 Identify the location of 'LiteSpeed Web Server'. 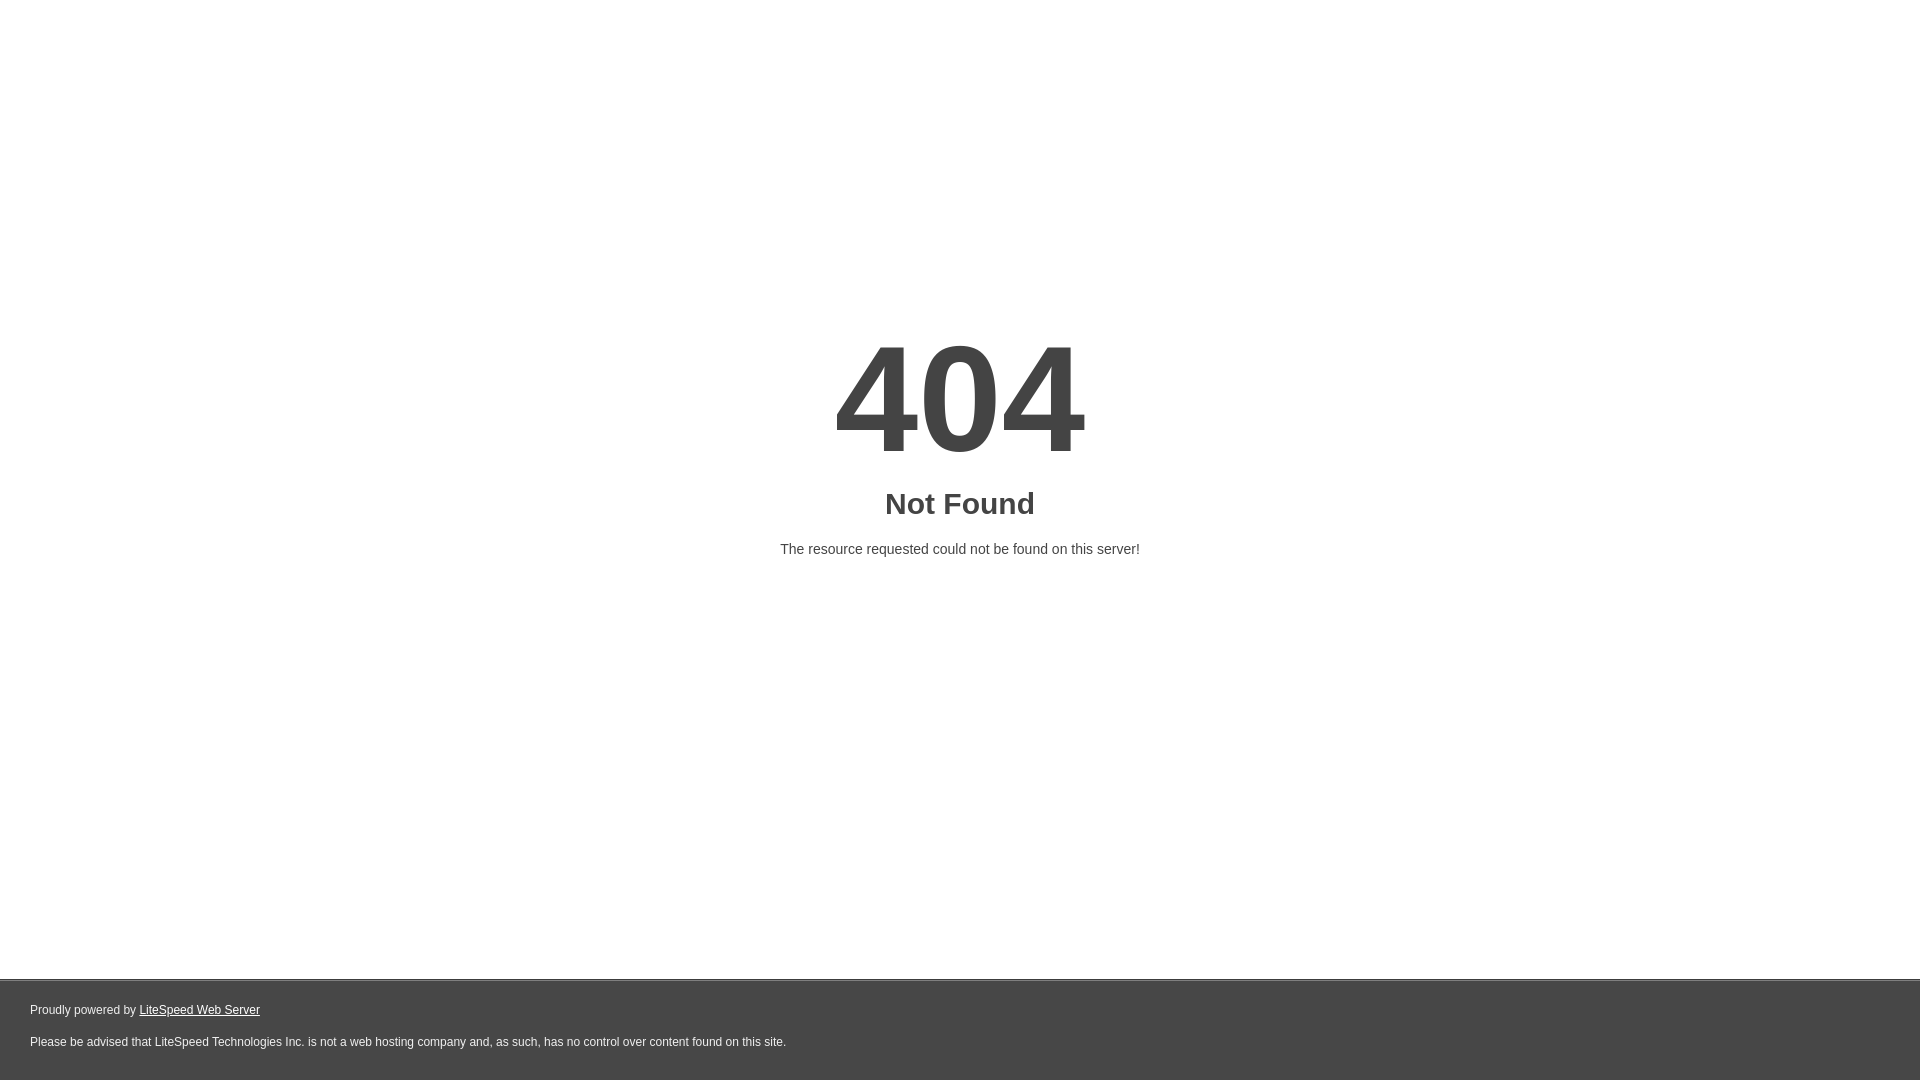
(199, 1010).